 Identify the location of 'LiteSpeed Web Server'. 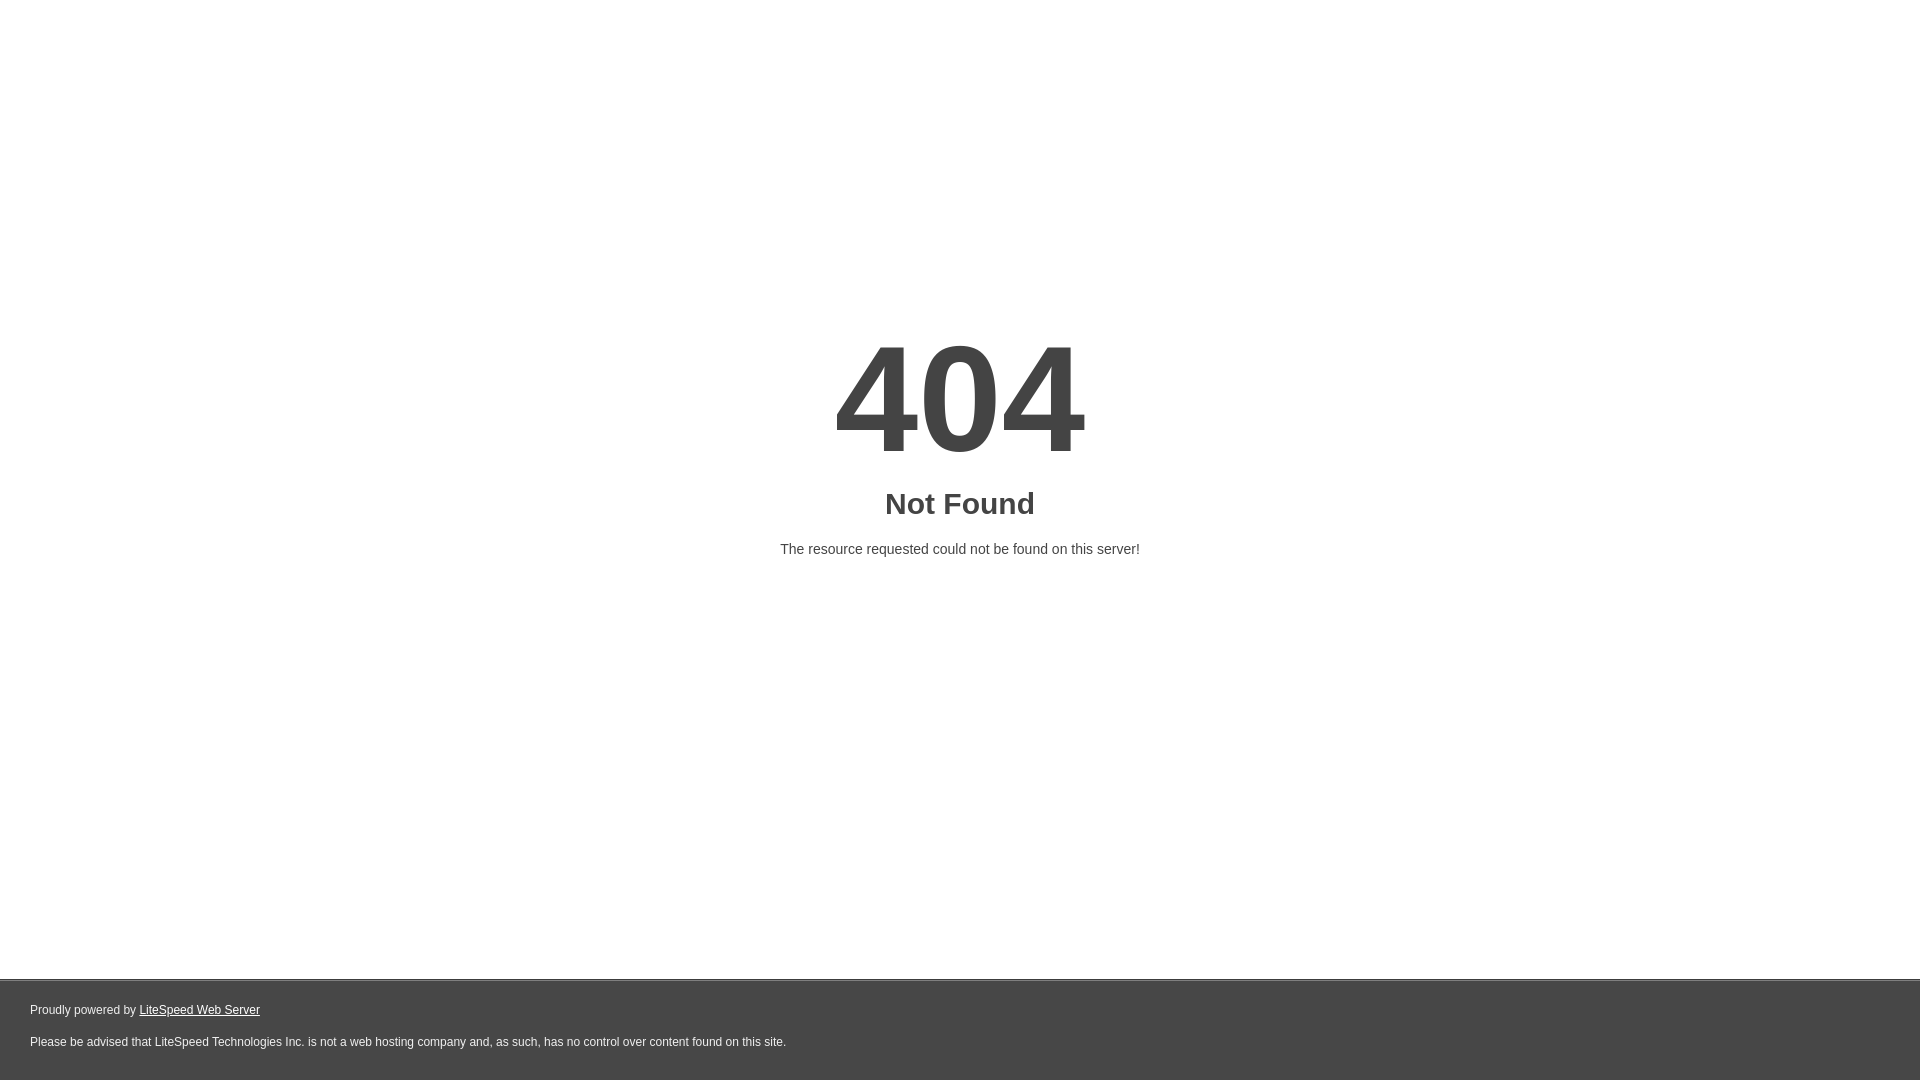
(199, 1010).